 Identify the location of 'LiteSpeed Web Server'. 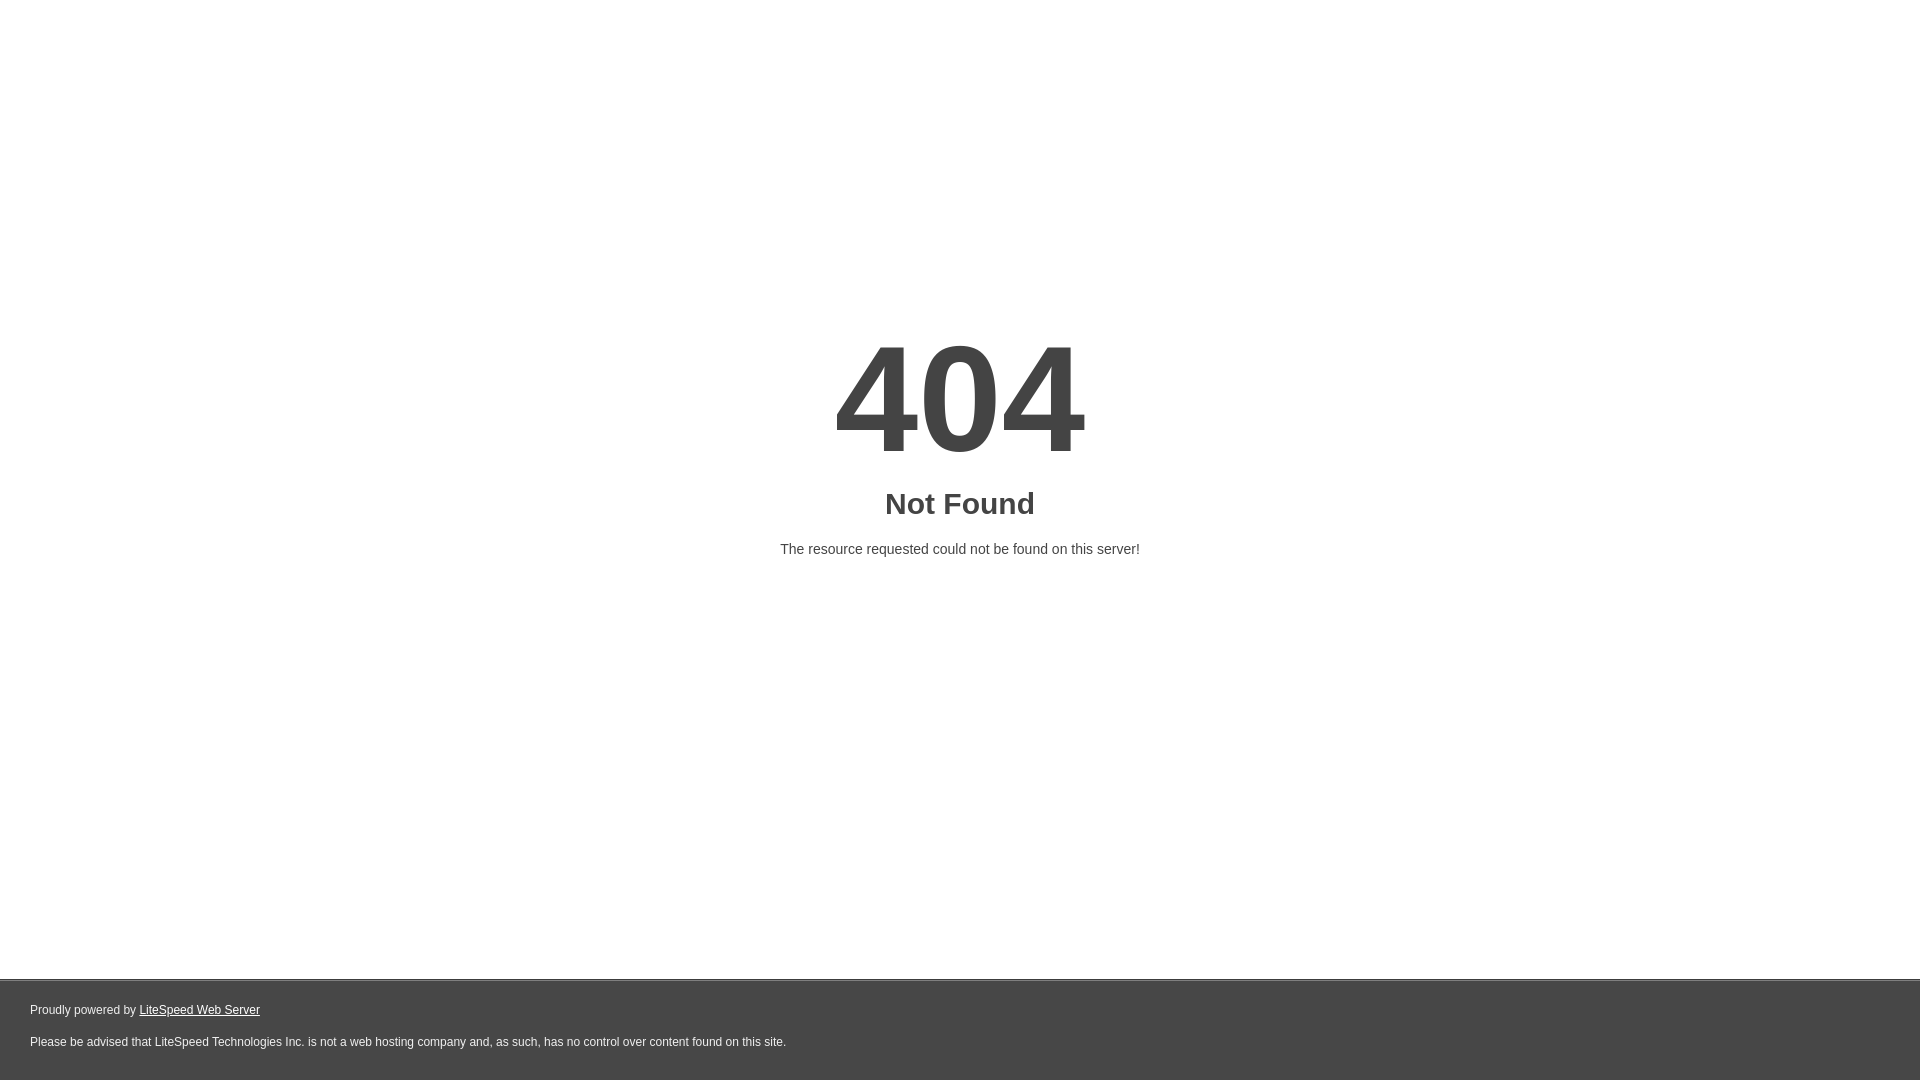
(199, 1010).